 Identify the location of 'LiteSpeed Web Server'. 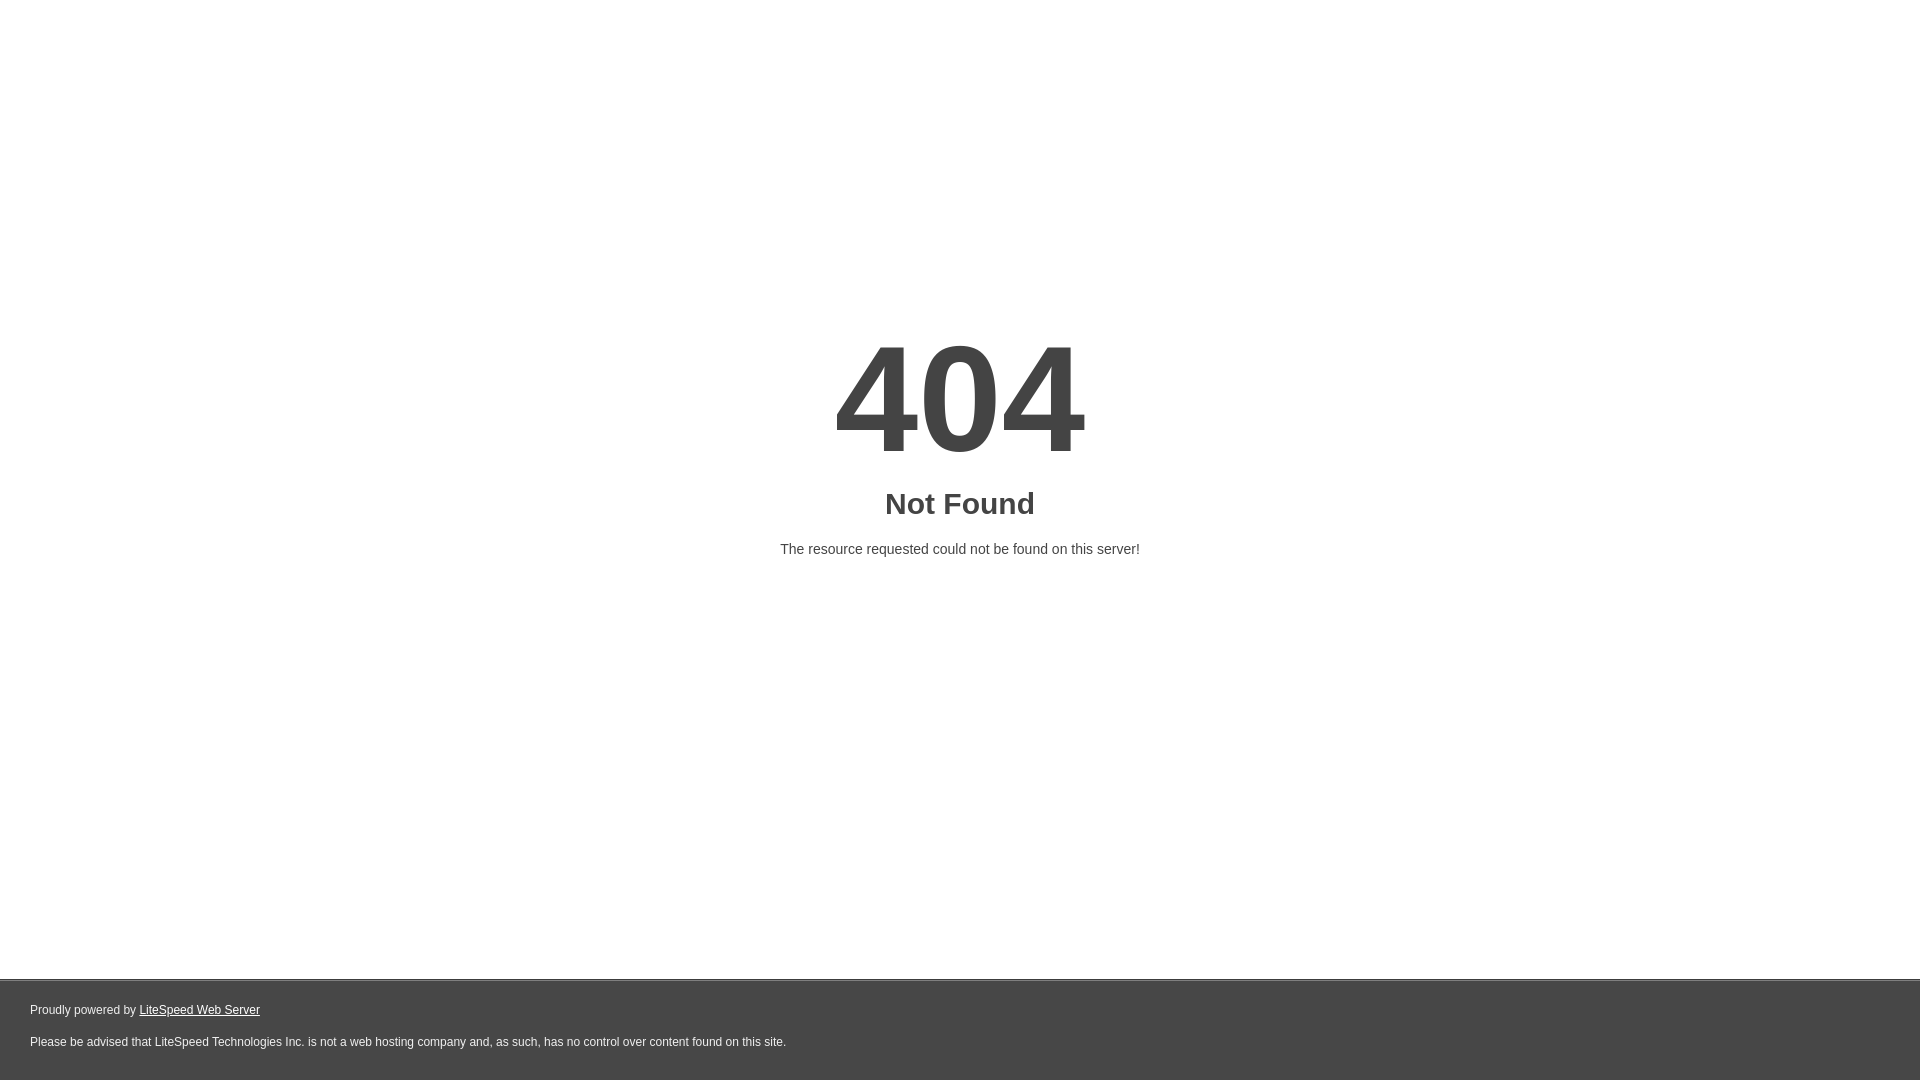
(199, 1010).